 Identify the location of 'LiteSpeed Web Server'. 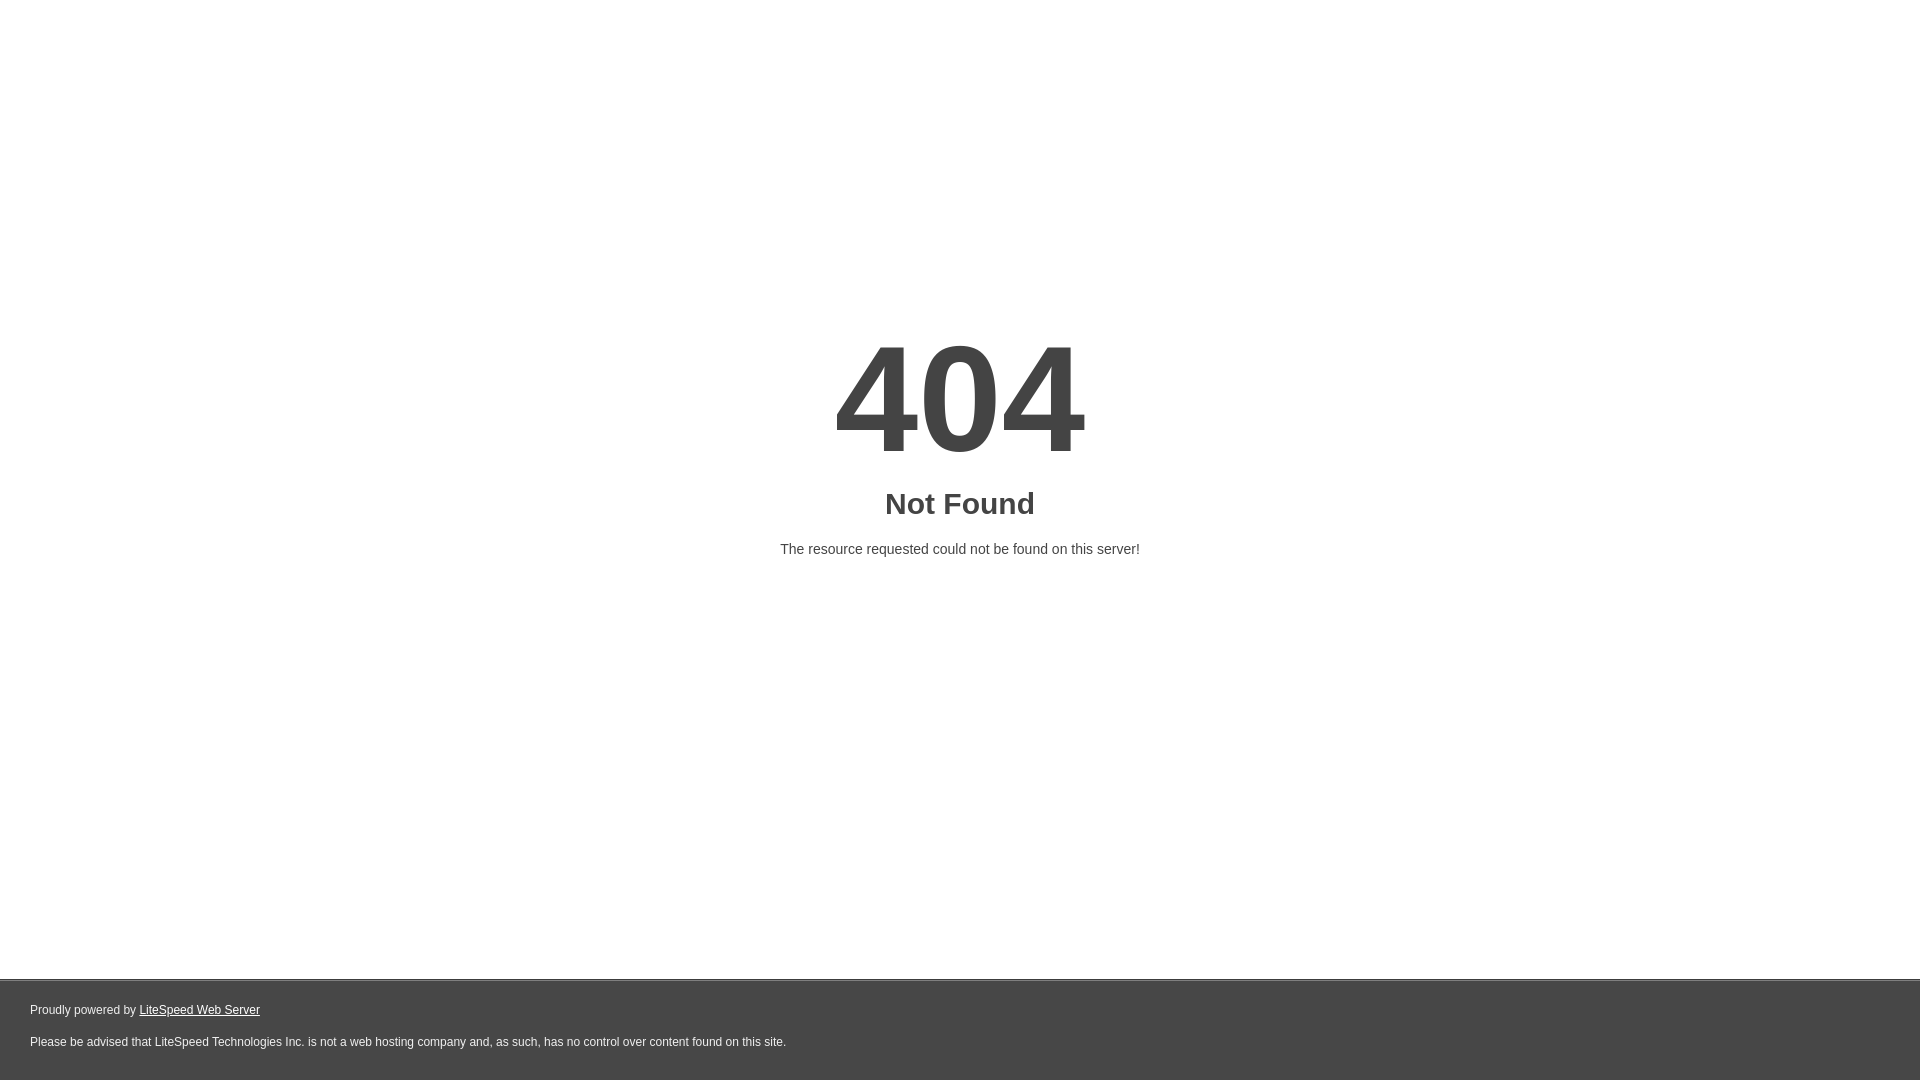
(199, 1010).